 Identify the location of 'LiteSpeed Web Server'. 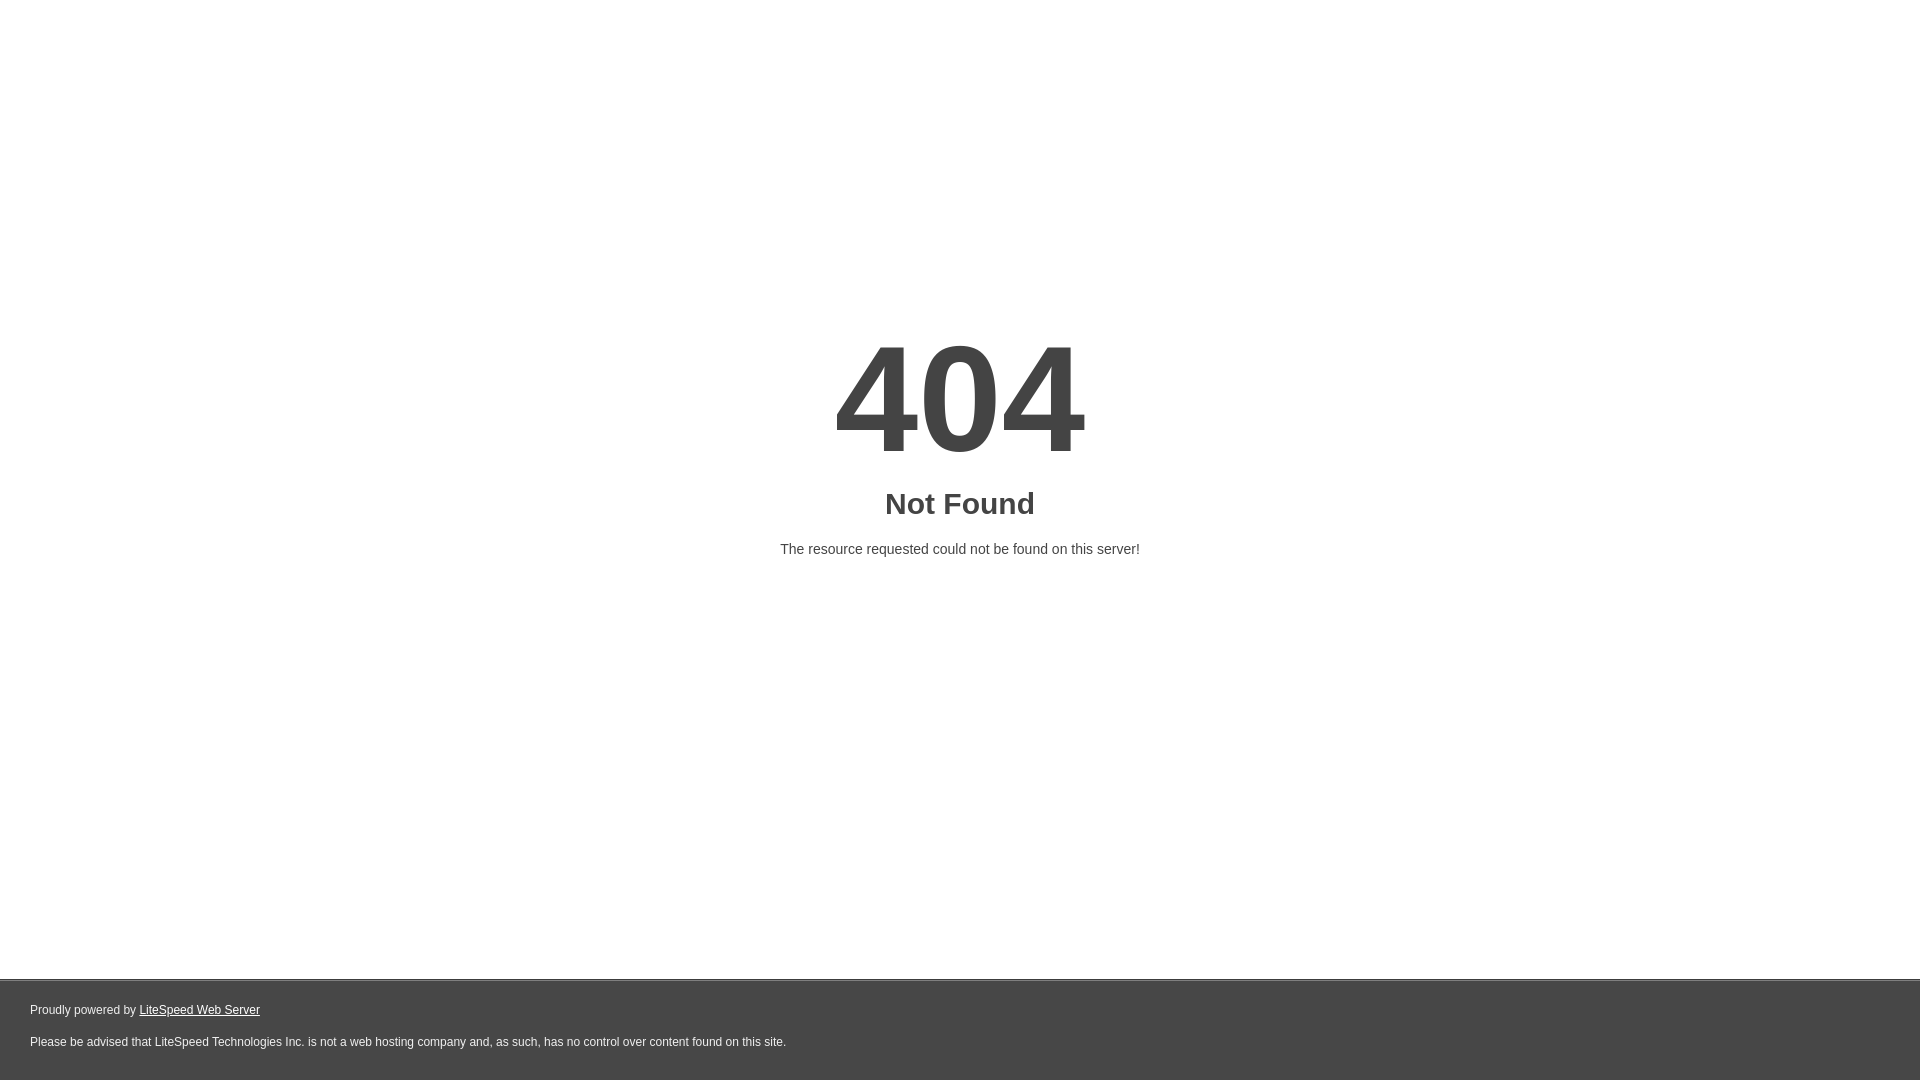
(199, 1010).